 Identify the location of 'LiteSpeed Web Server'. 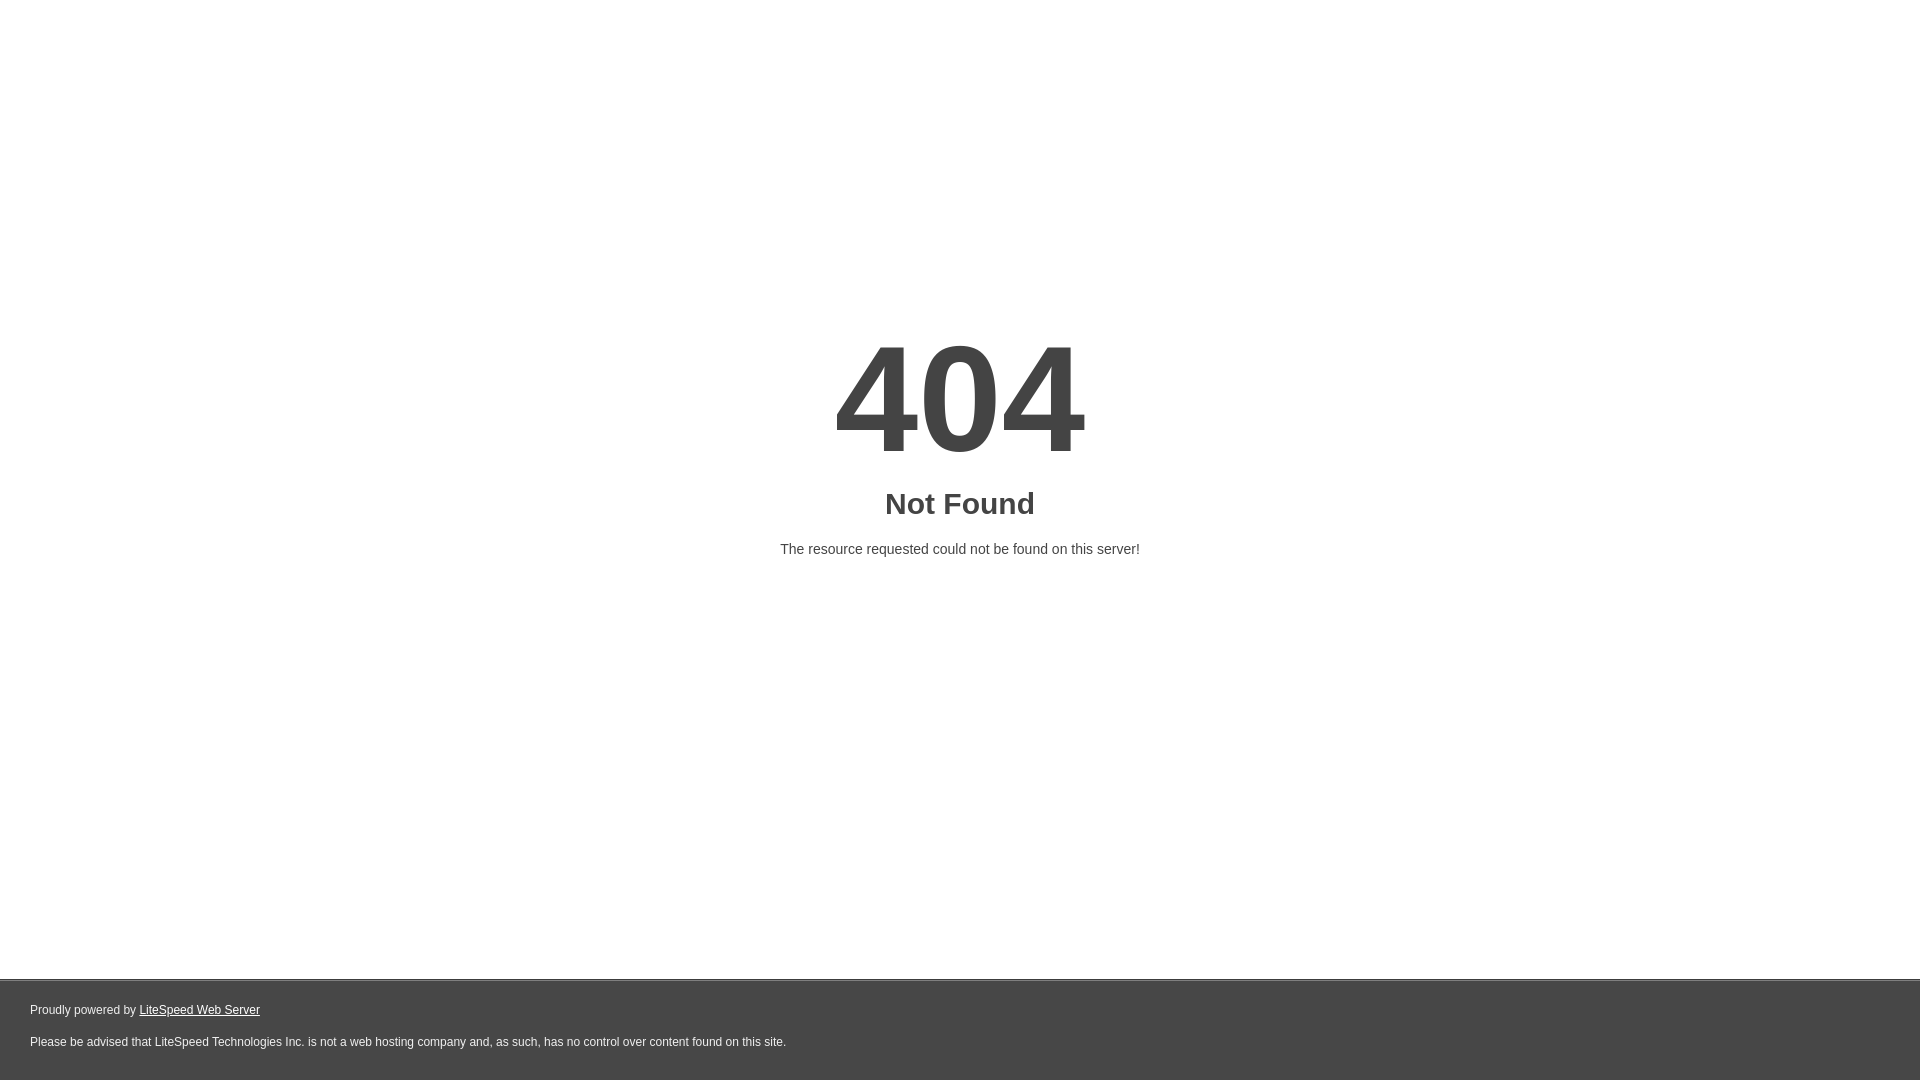
(199, 1010).